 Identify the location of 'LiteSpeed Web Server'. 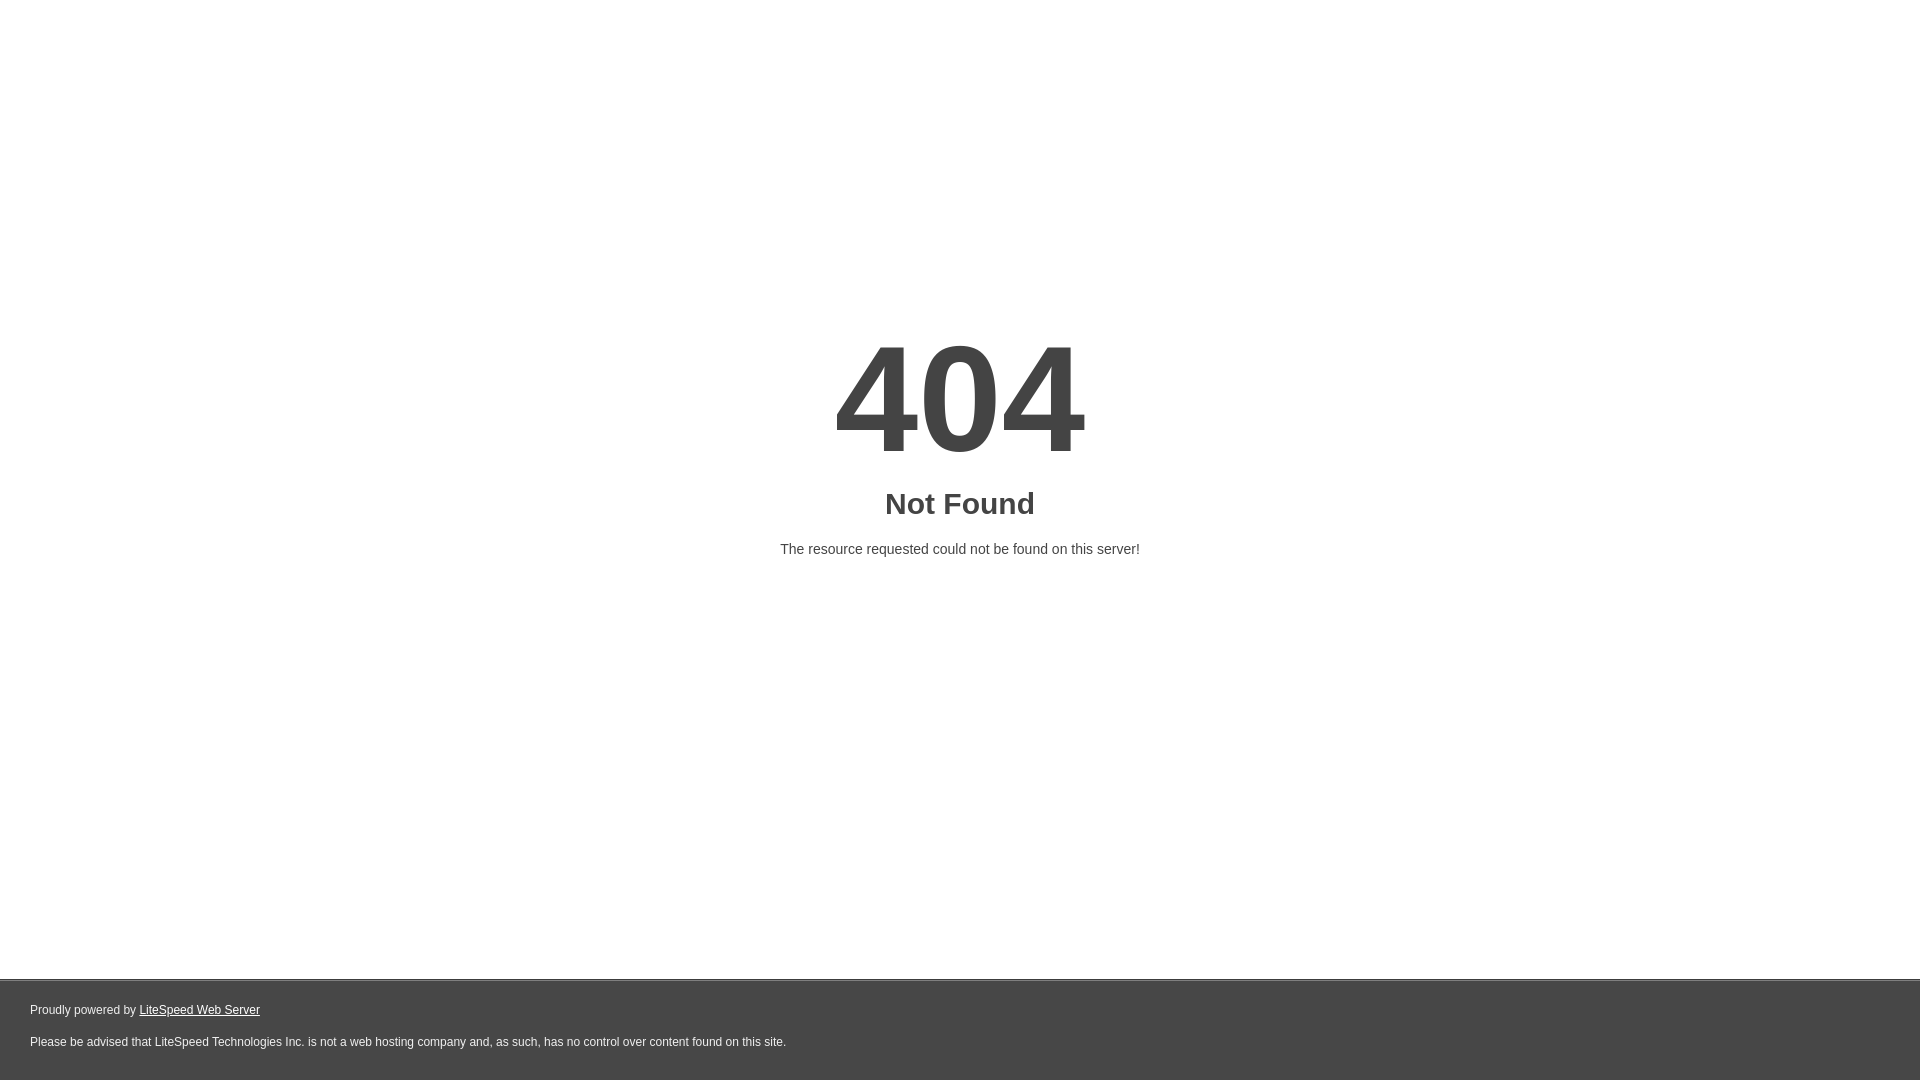
(199, 1010).